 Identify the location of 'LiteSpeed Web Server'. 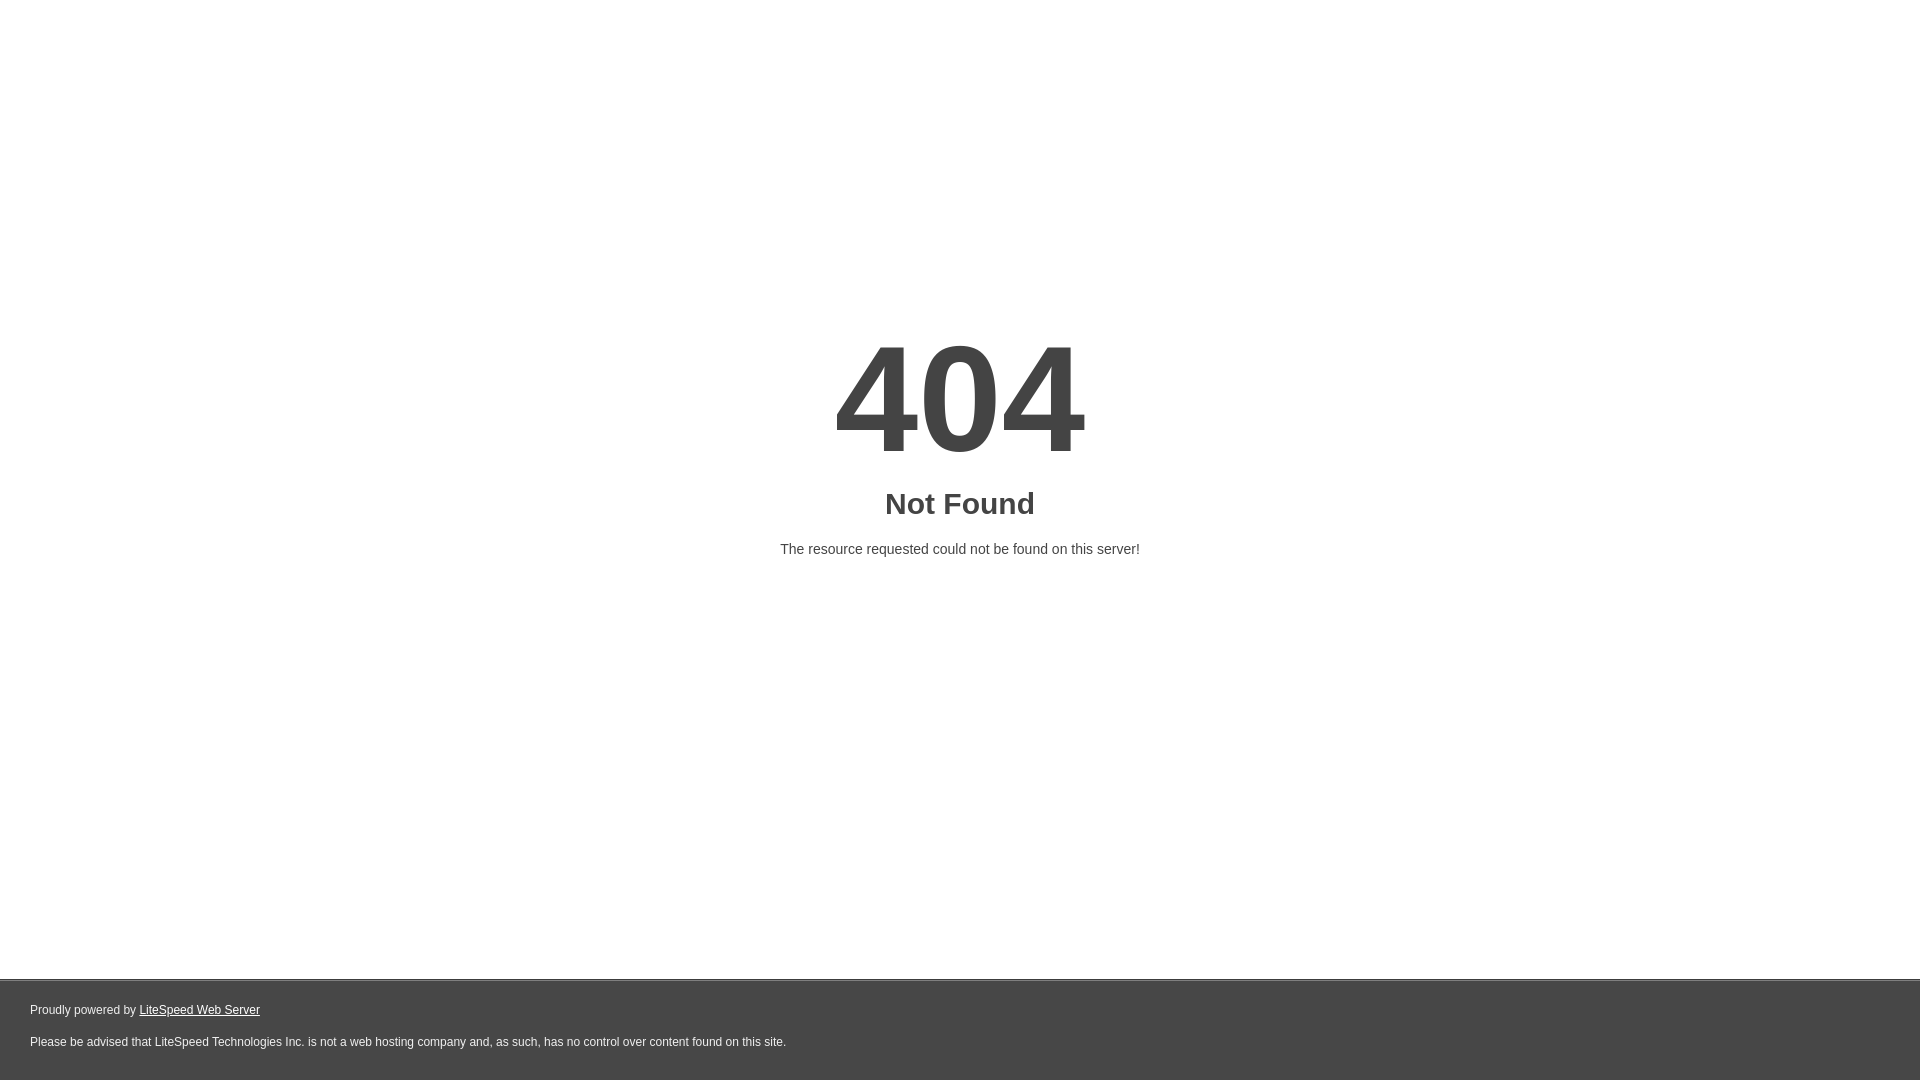
(199, 1010).